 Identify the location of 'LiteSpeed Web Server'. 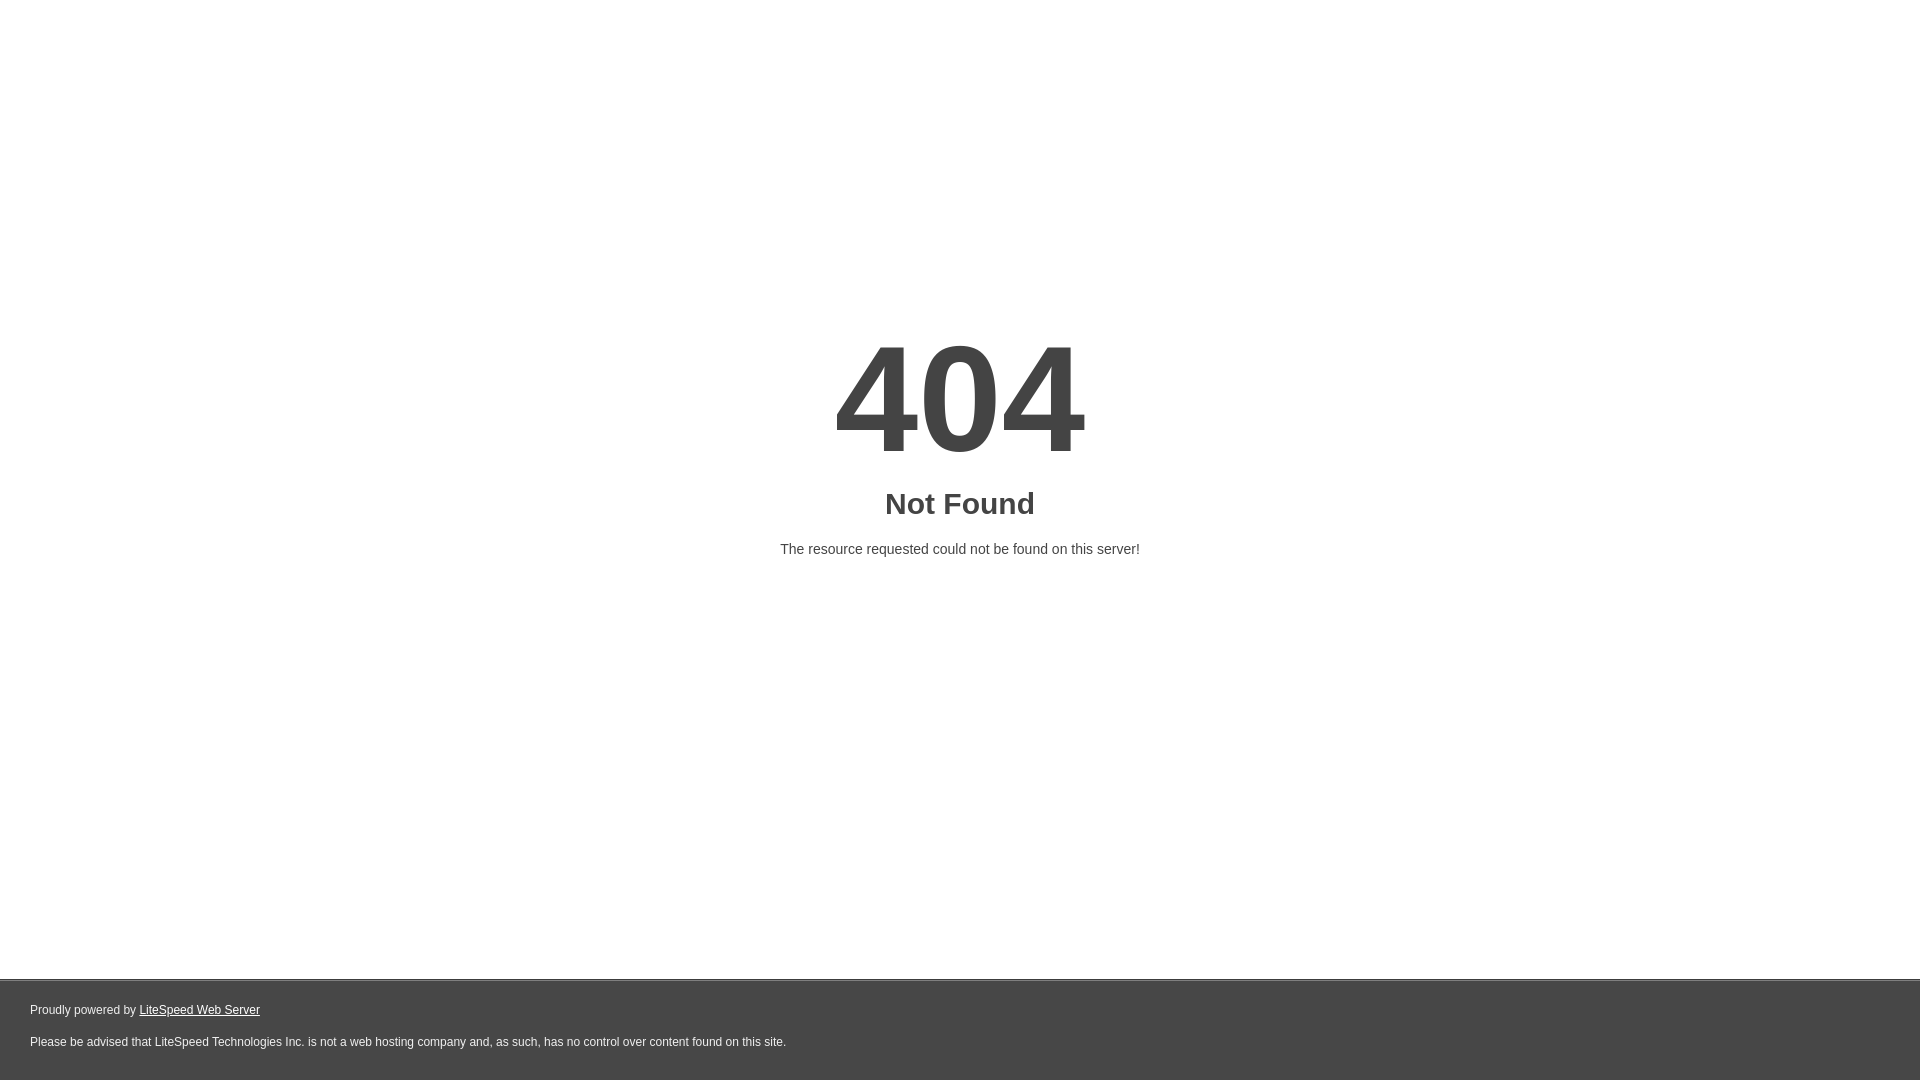
(199, 1010).